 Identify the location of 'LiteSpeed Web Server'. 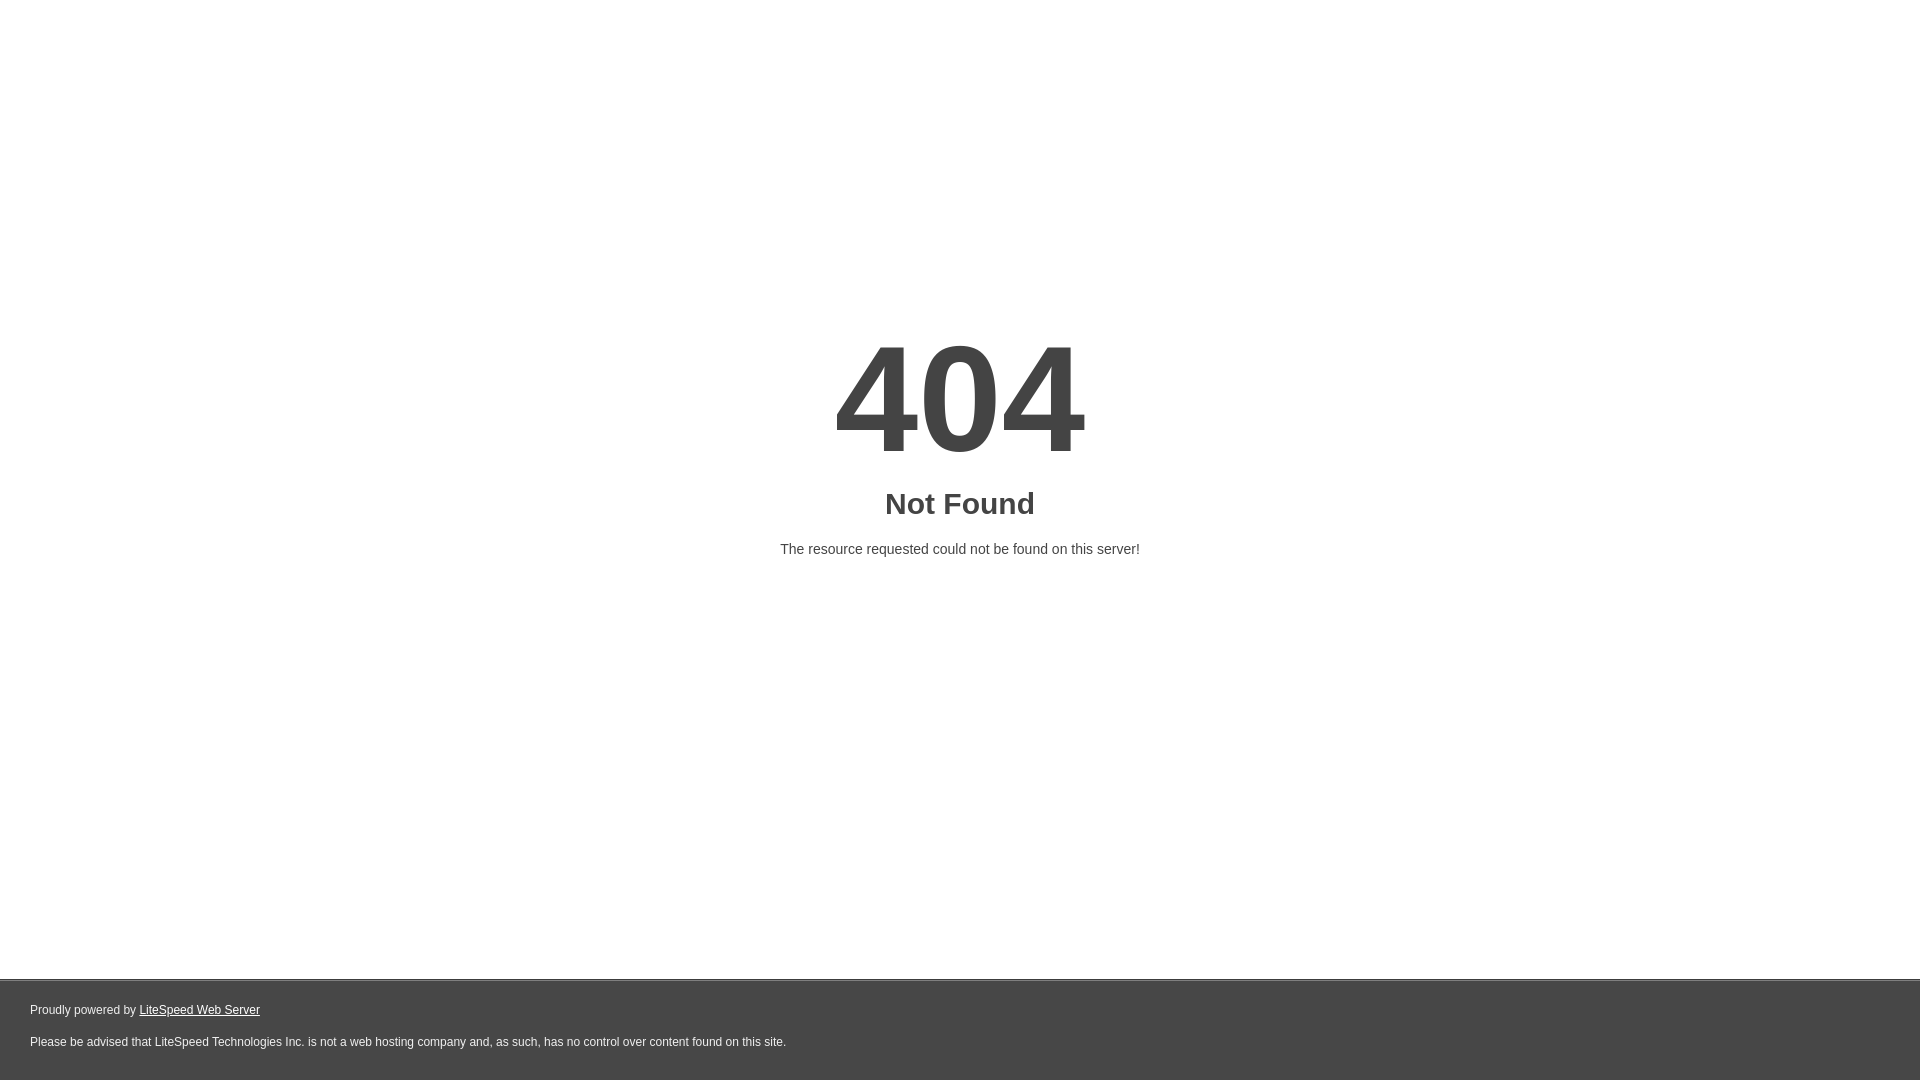
(199, 1010).